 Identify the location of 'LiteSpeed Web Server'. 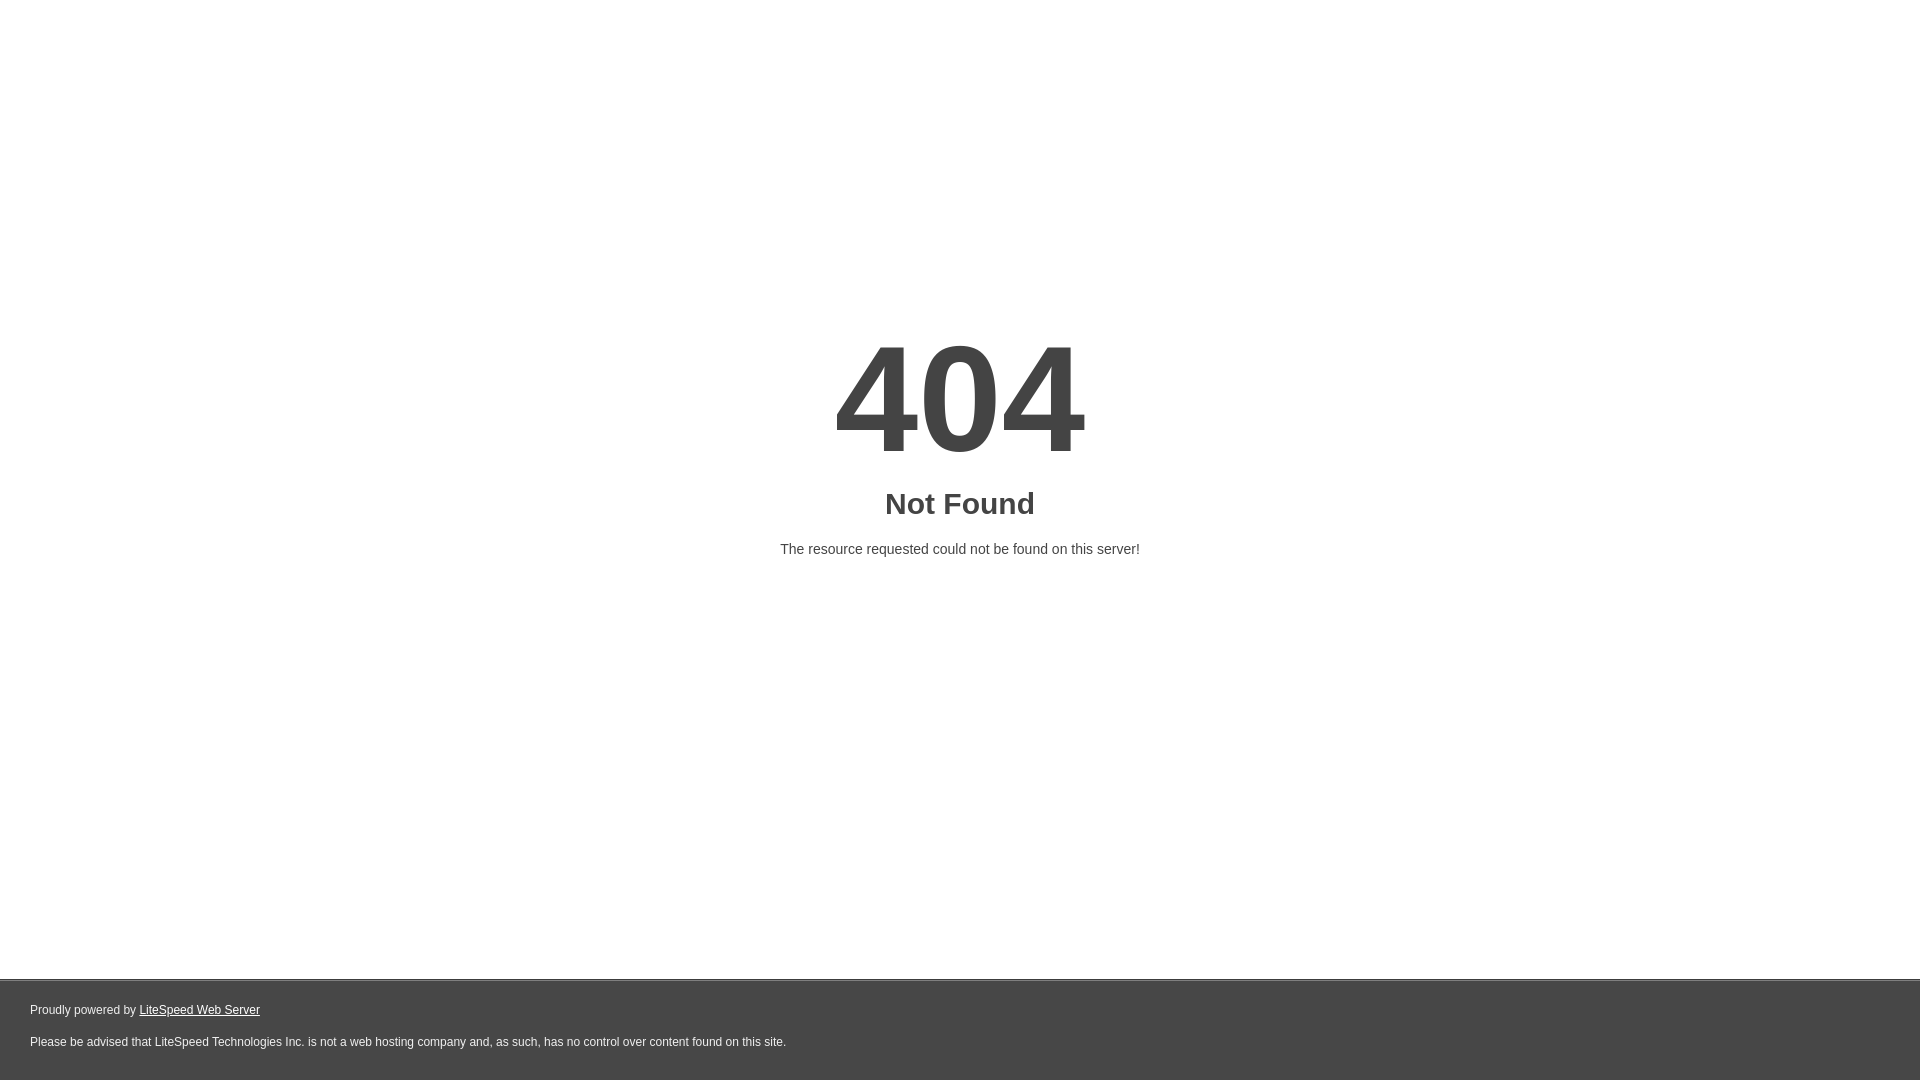
(199, 1010).